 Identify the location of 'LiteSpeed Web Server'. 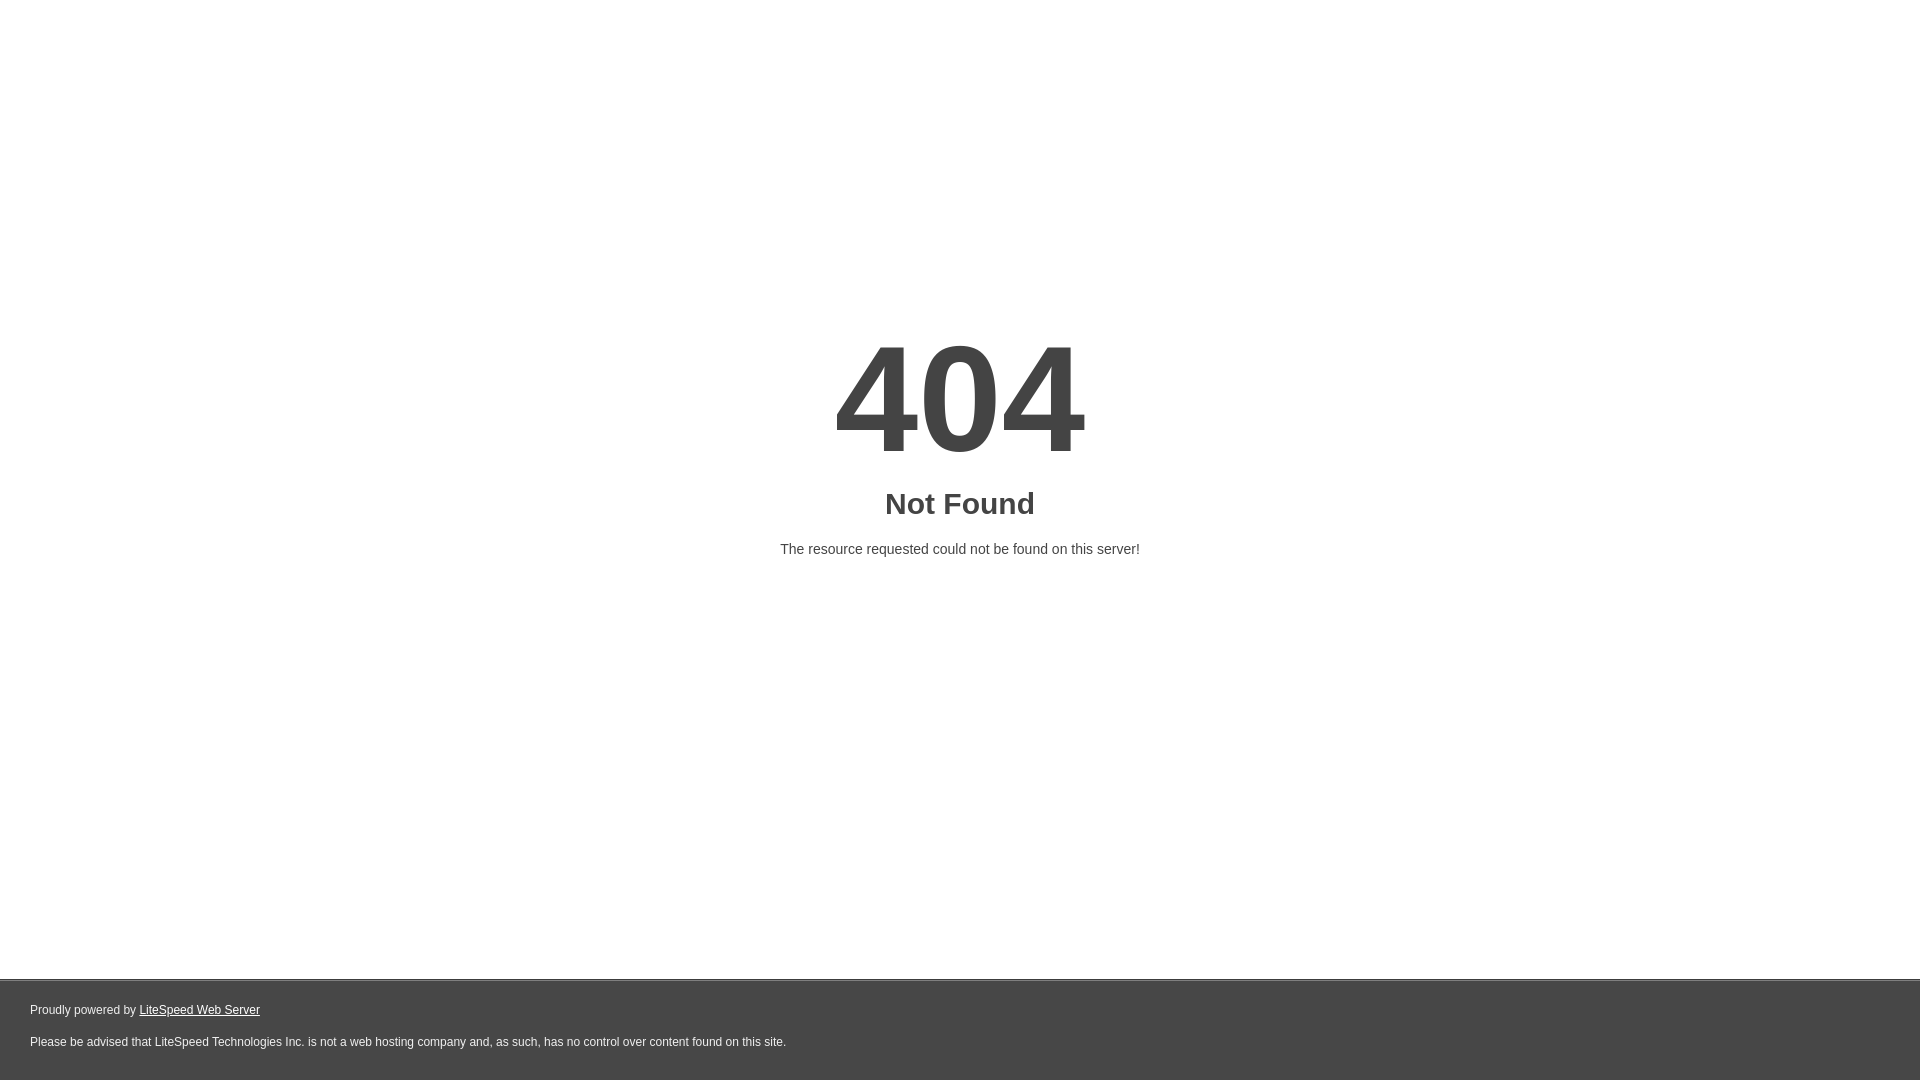
(199, 1010).